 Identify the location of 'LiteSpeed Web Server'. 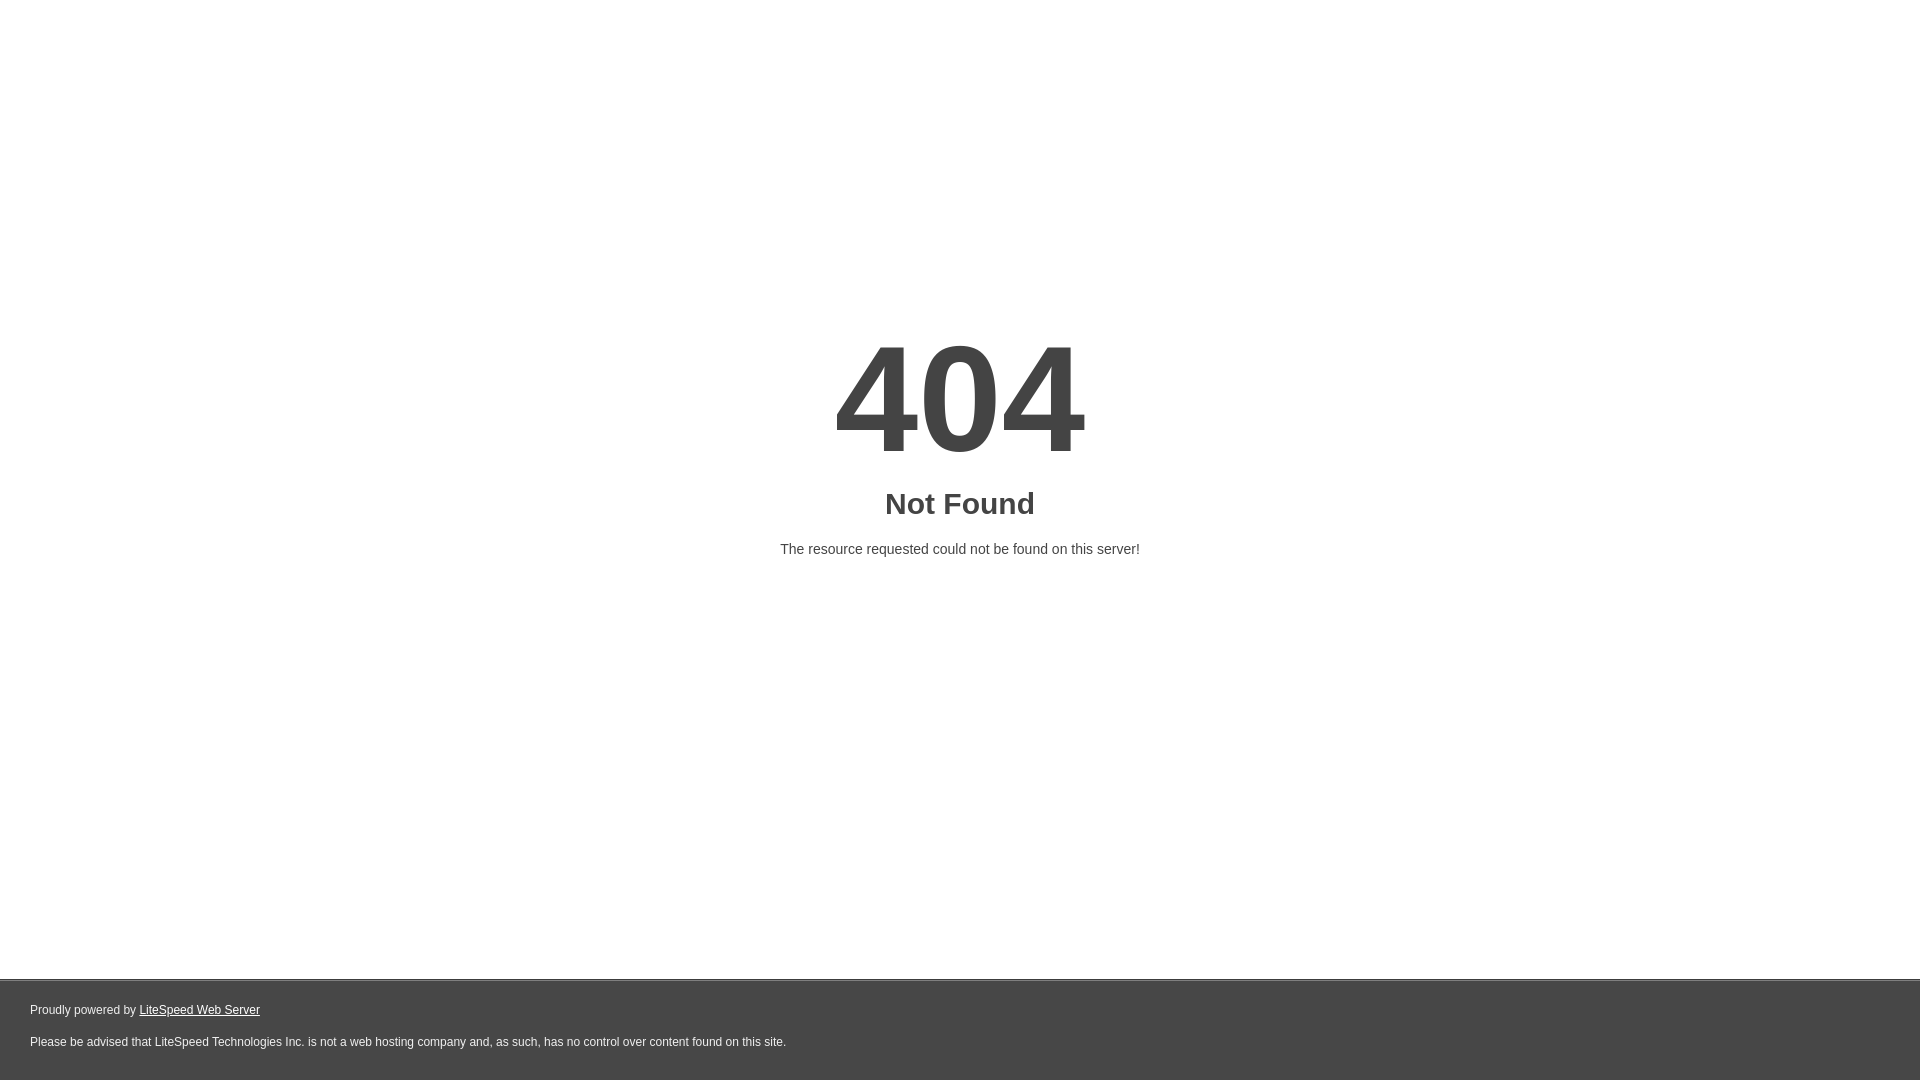
(199, 1010).